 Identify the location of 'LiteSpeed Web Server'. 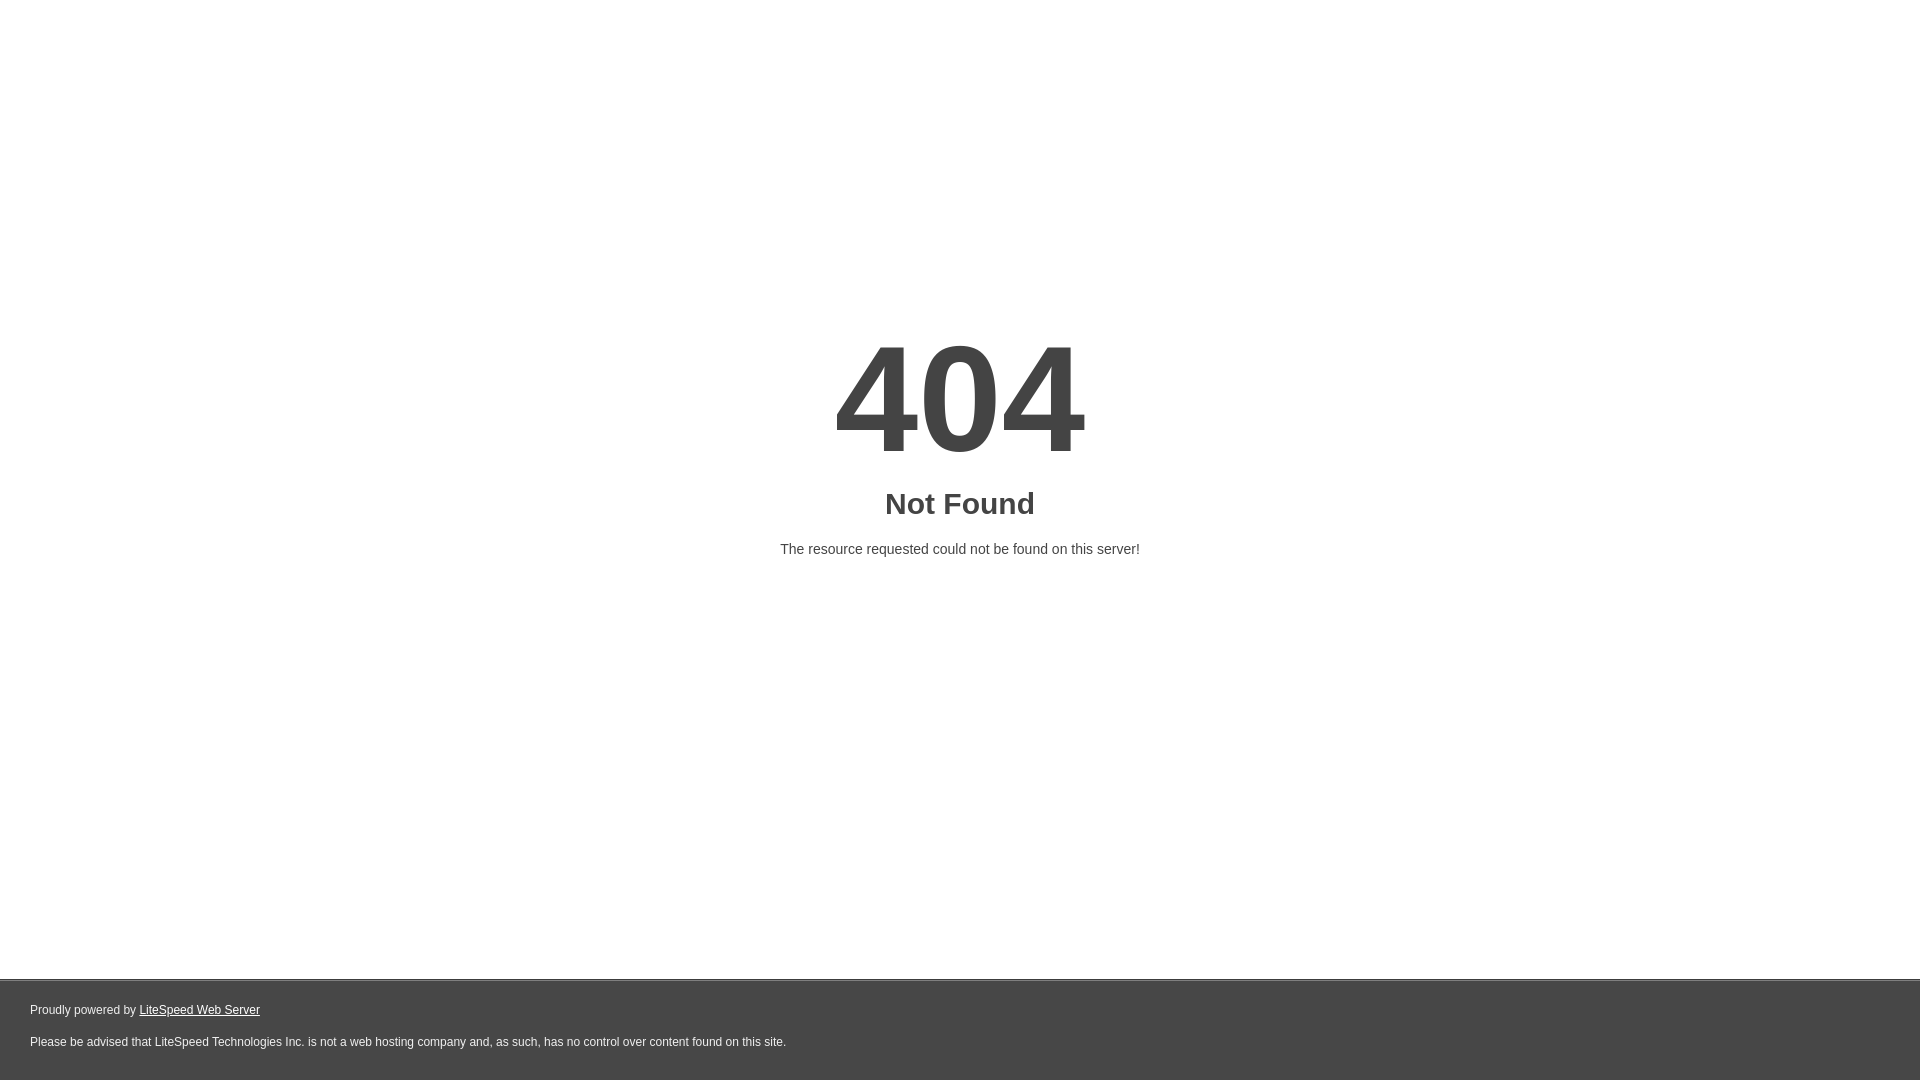
(199, 1010).